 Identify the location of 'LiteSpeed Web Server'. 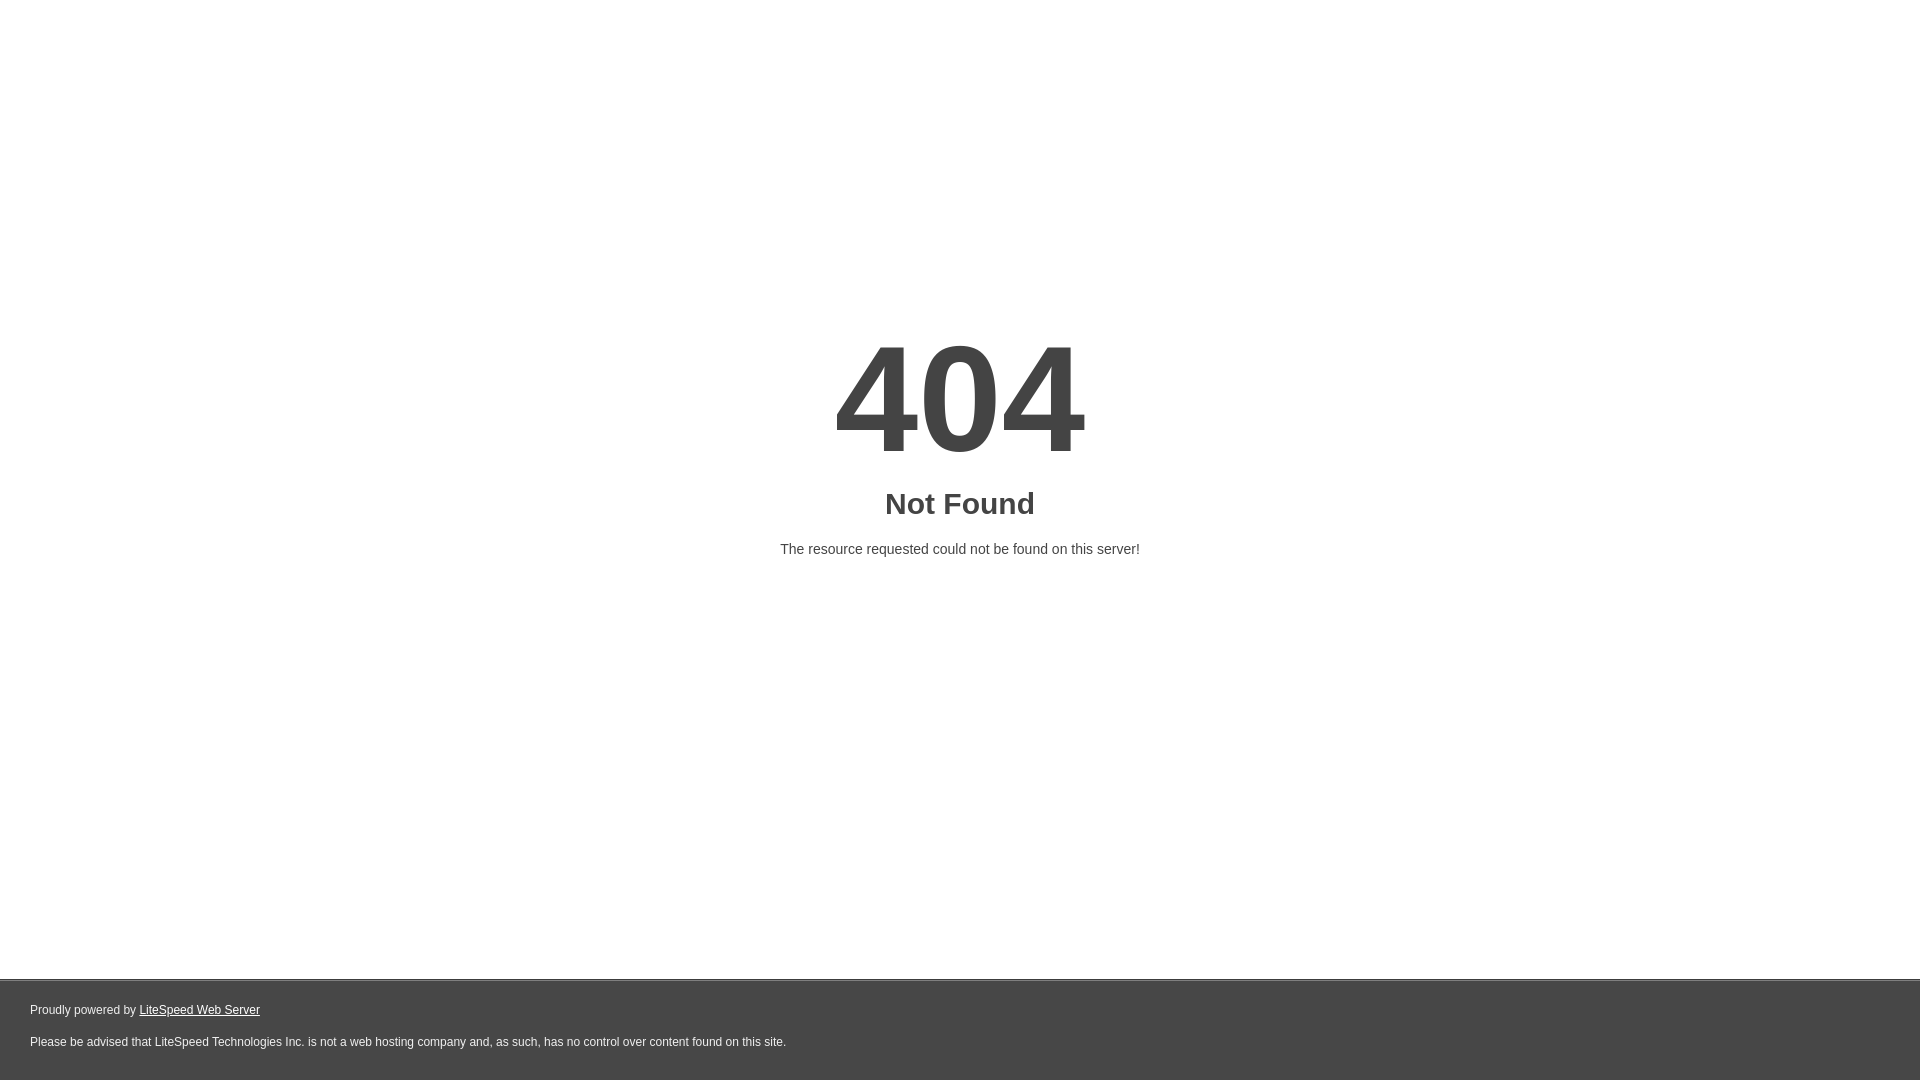
(199, 1010).